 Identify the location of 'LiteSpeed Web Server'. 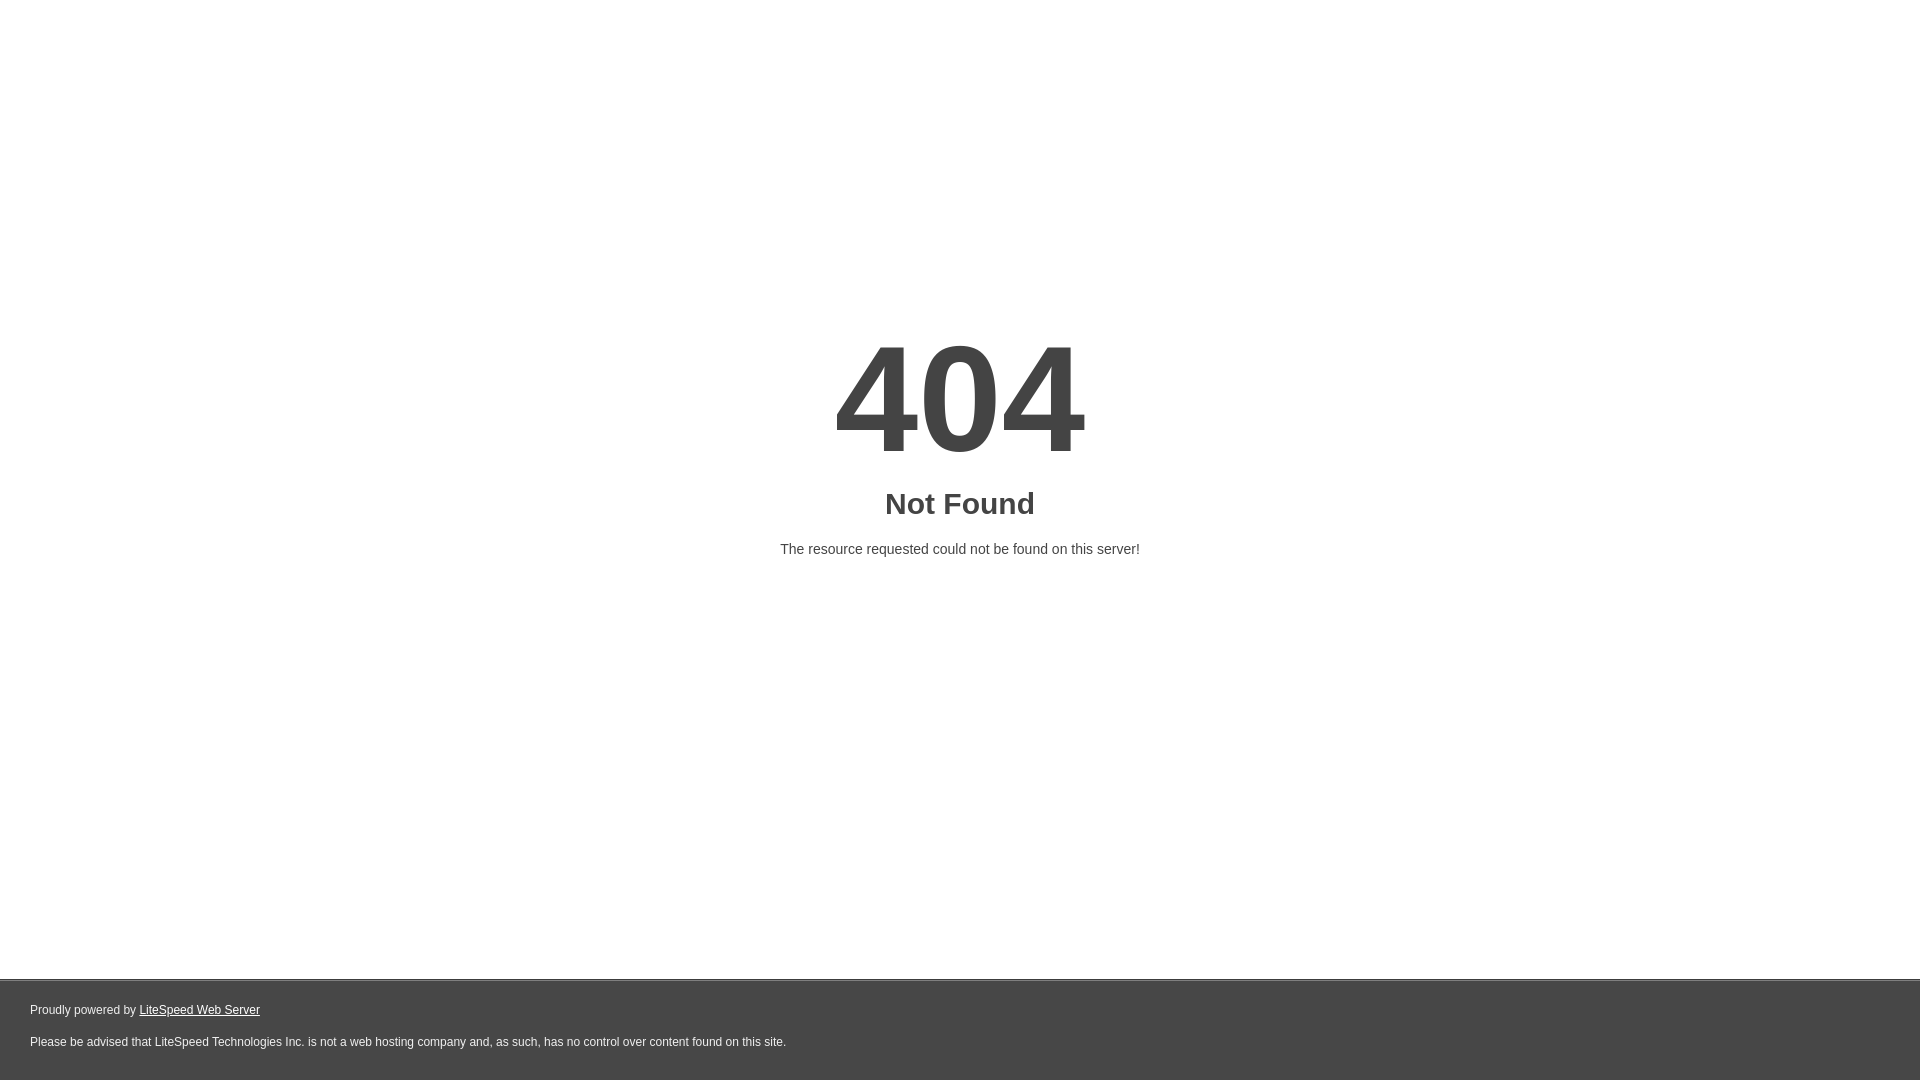
(199, 1010).